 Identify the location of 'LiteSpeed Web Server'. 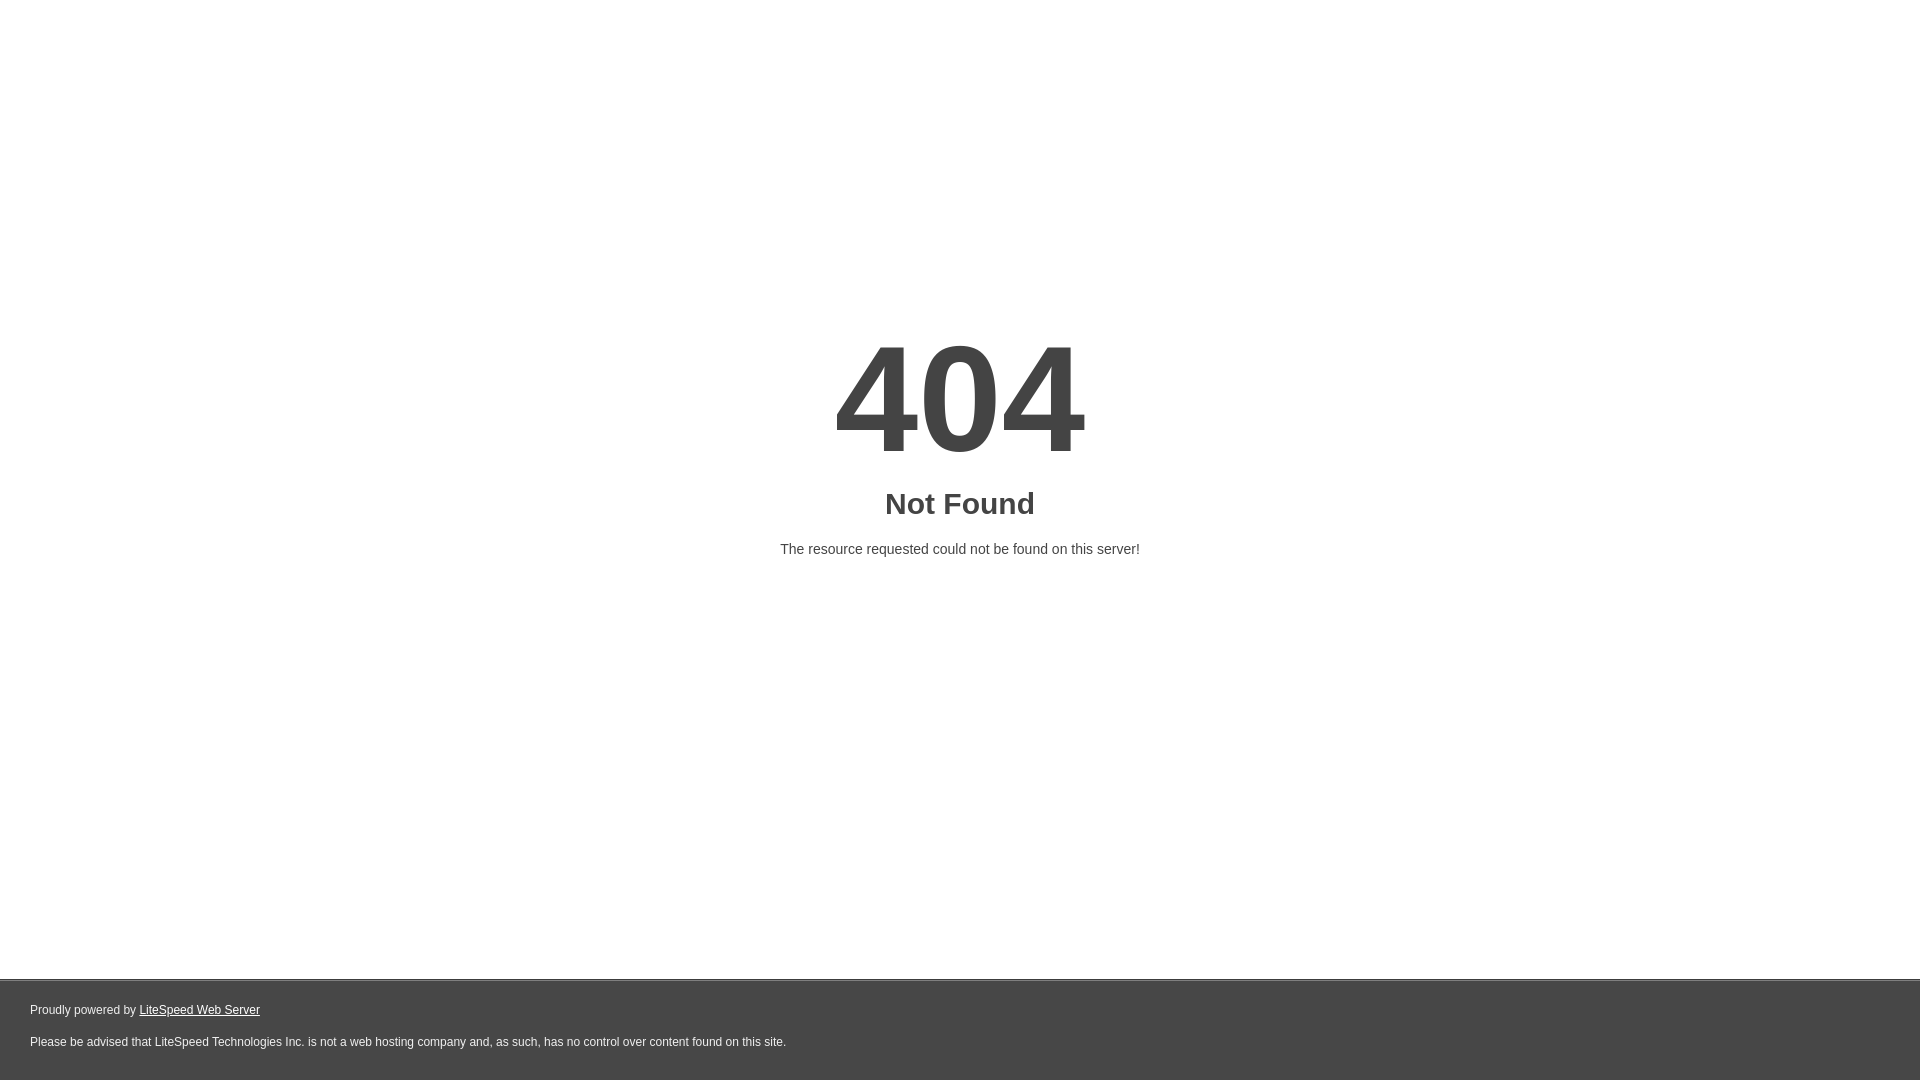
(199, 1010).